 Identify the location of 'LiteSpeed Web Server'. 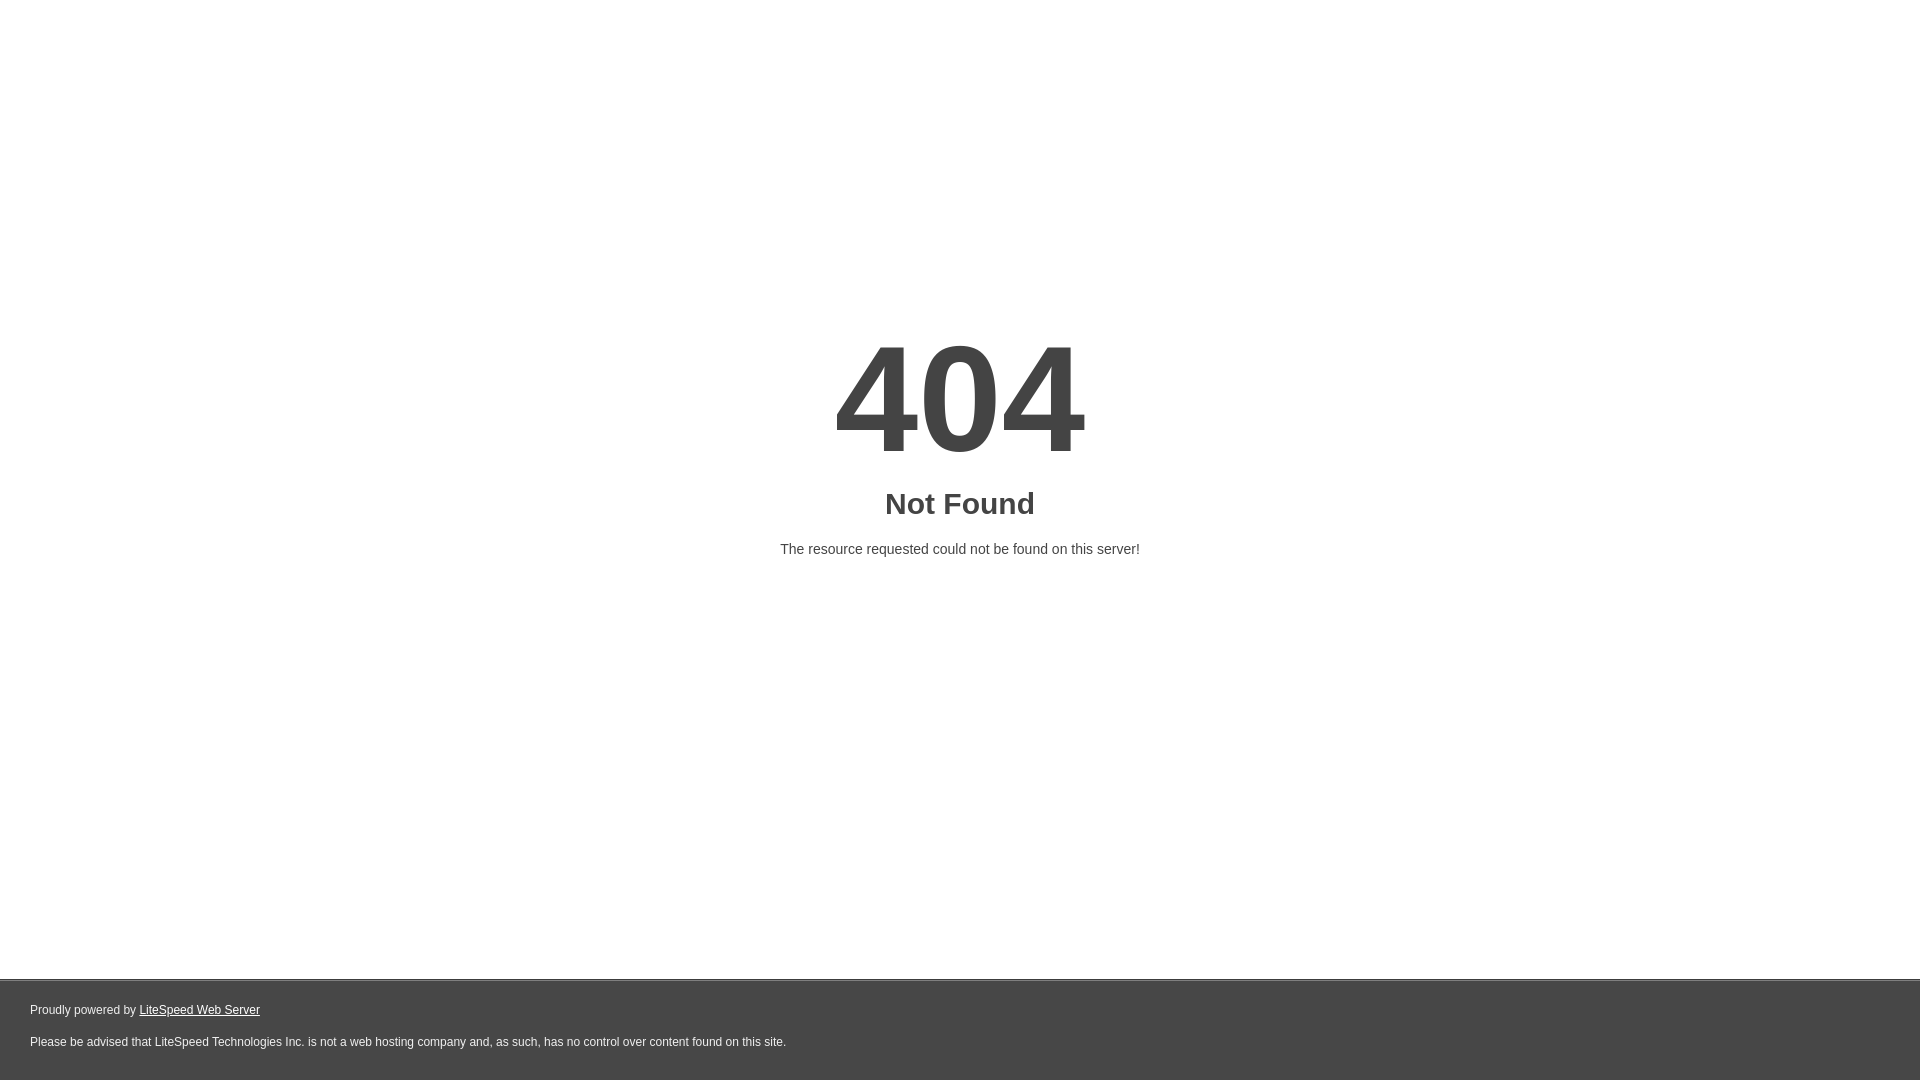
(199, 1010).